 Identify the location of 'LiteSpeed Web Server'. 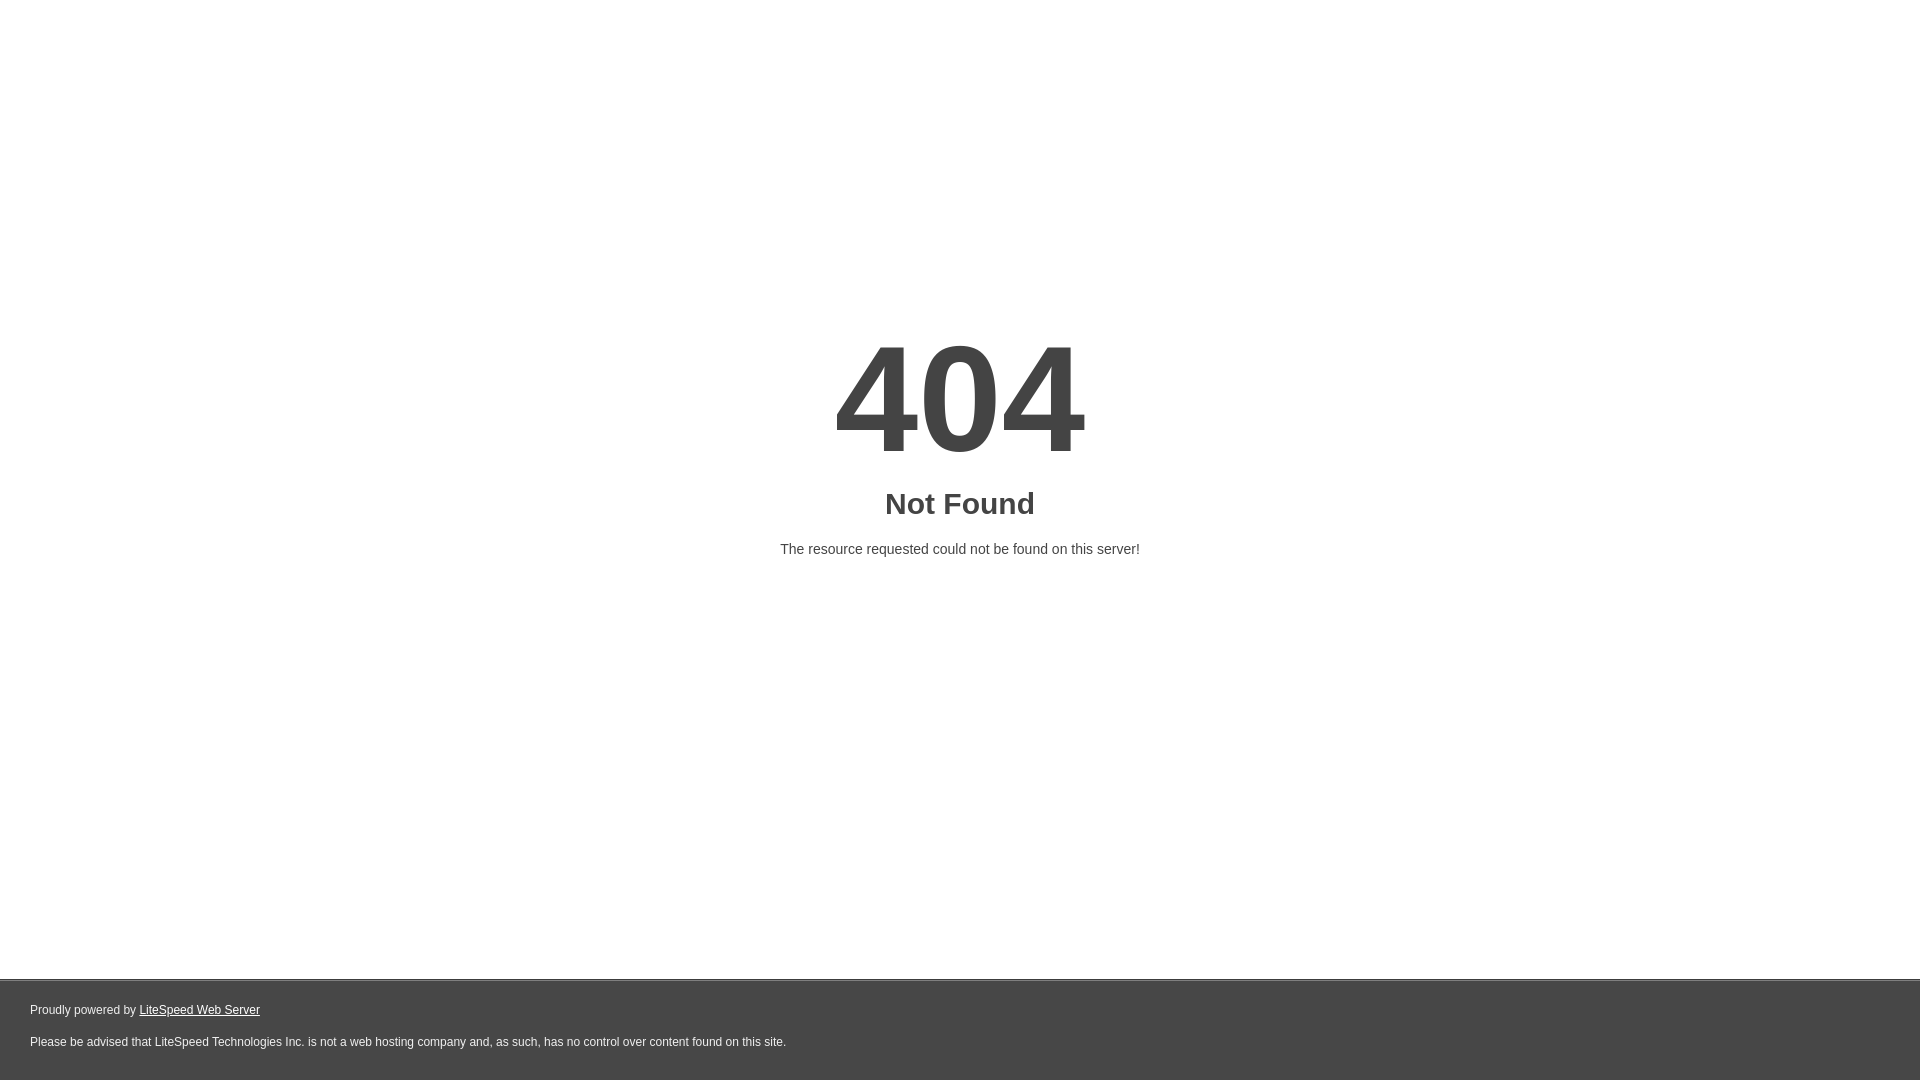
(199, 1010).